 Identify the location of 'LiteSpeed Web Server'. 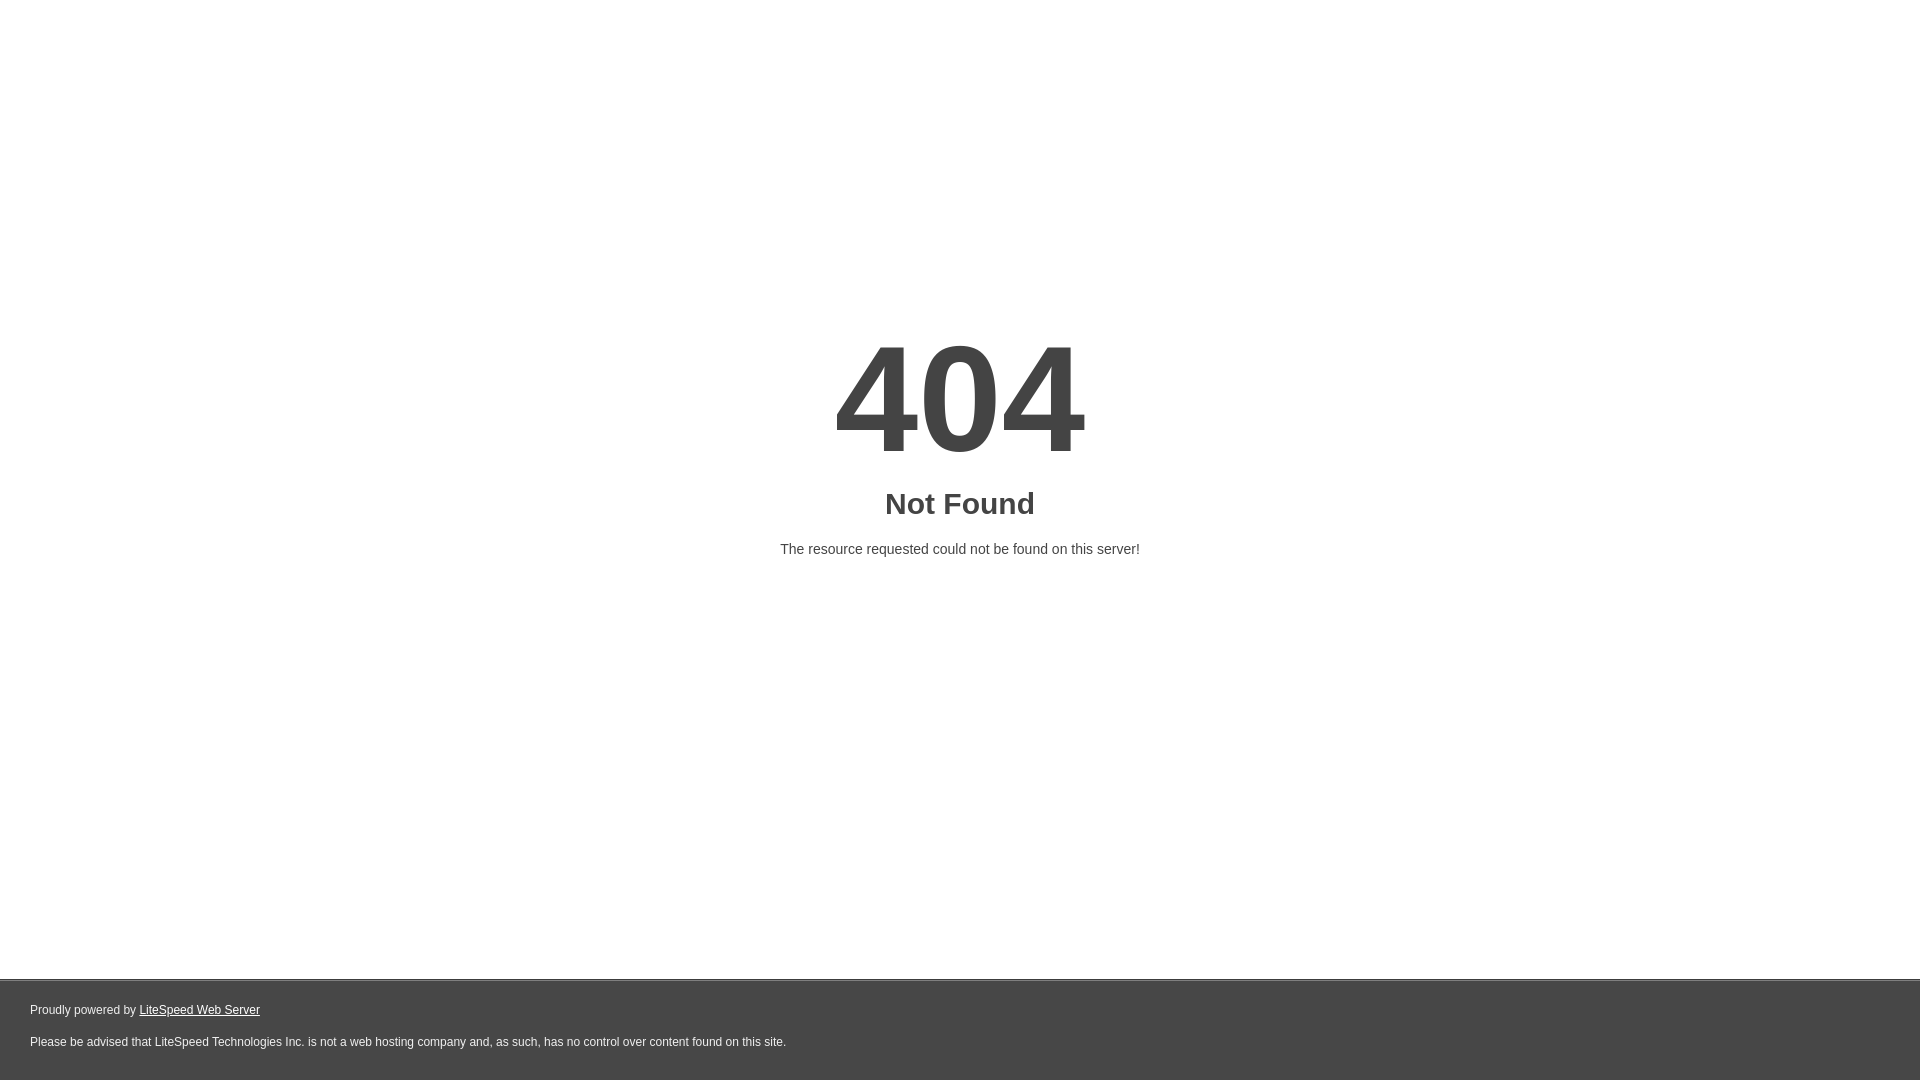
(199, 1010).